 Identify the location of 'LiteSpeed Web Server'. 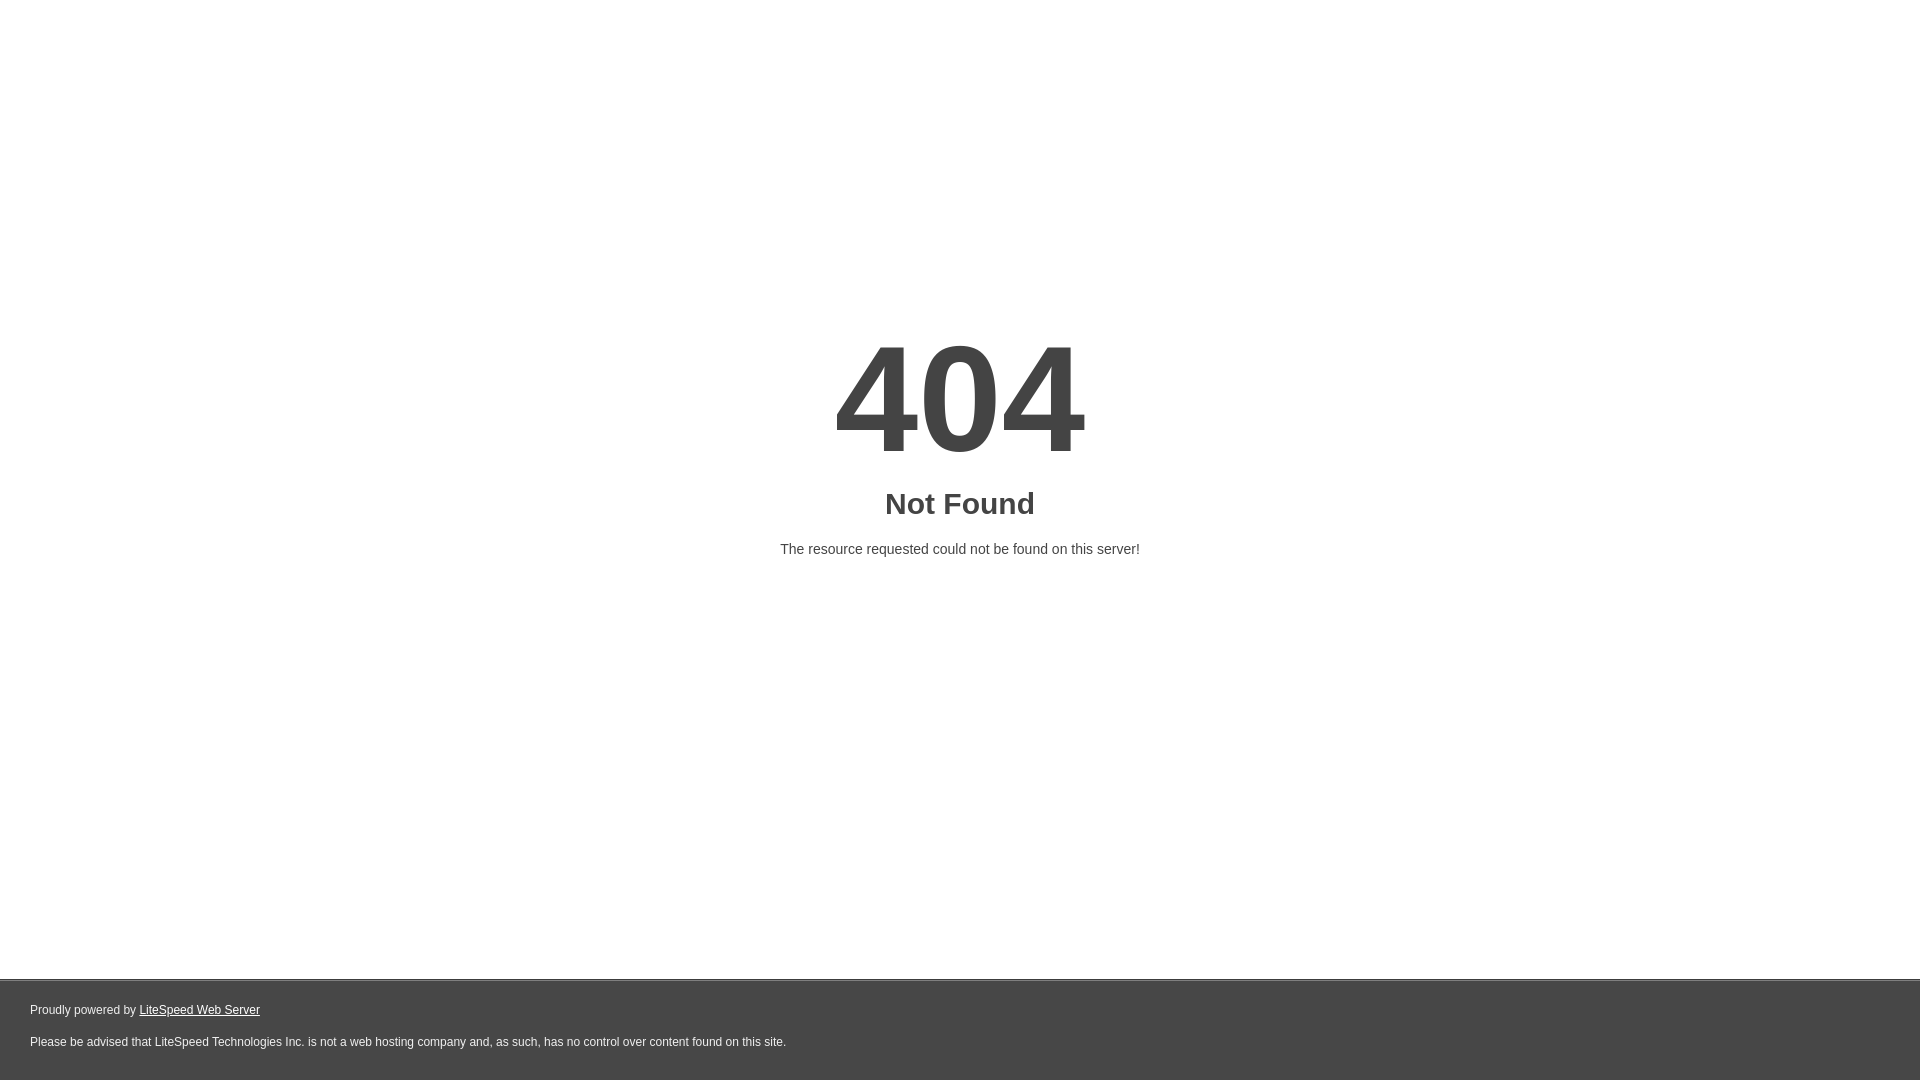
(199, 1010).